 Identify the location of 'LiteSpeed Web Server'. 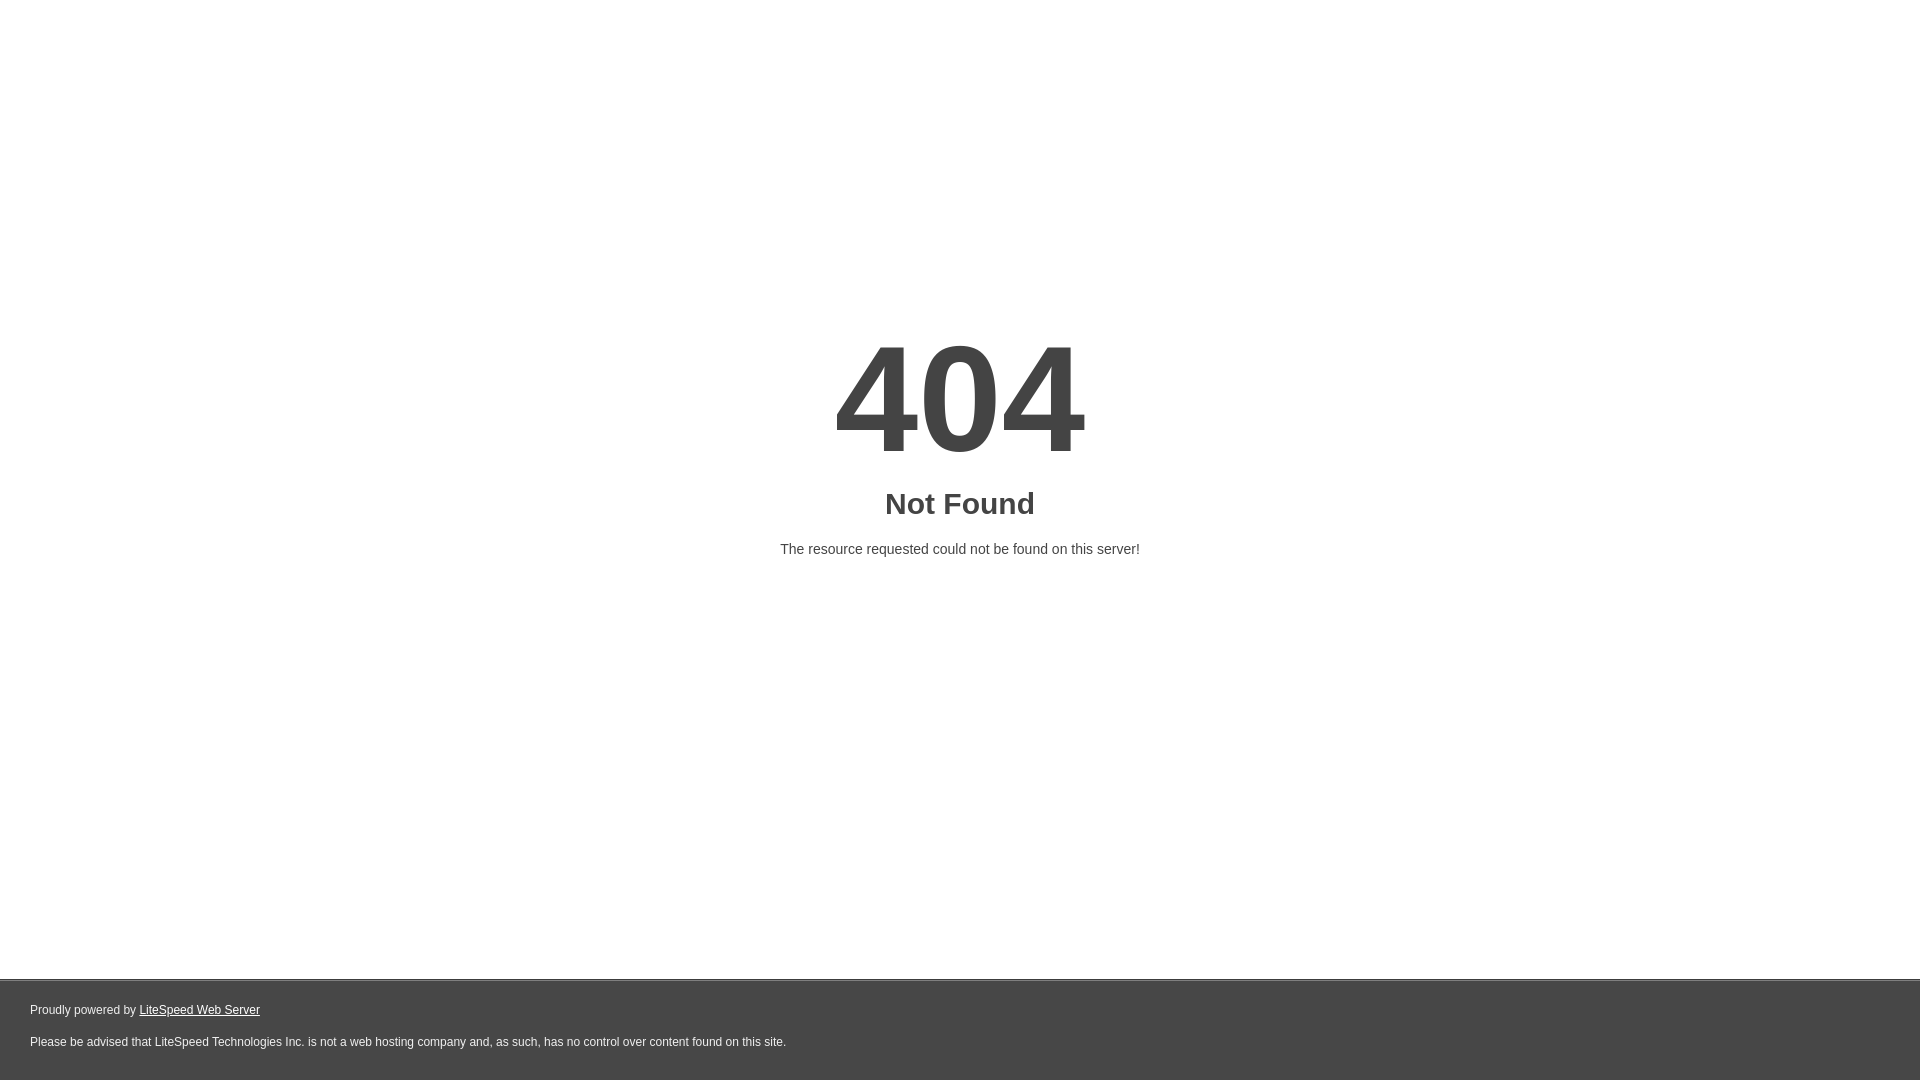
(199, 1010).